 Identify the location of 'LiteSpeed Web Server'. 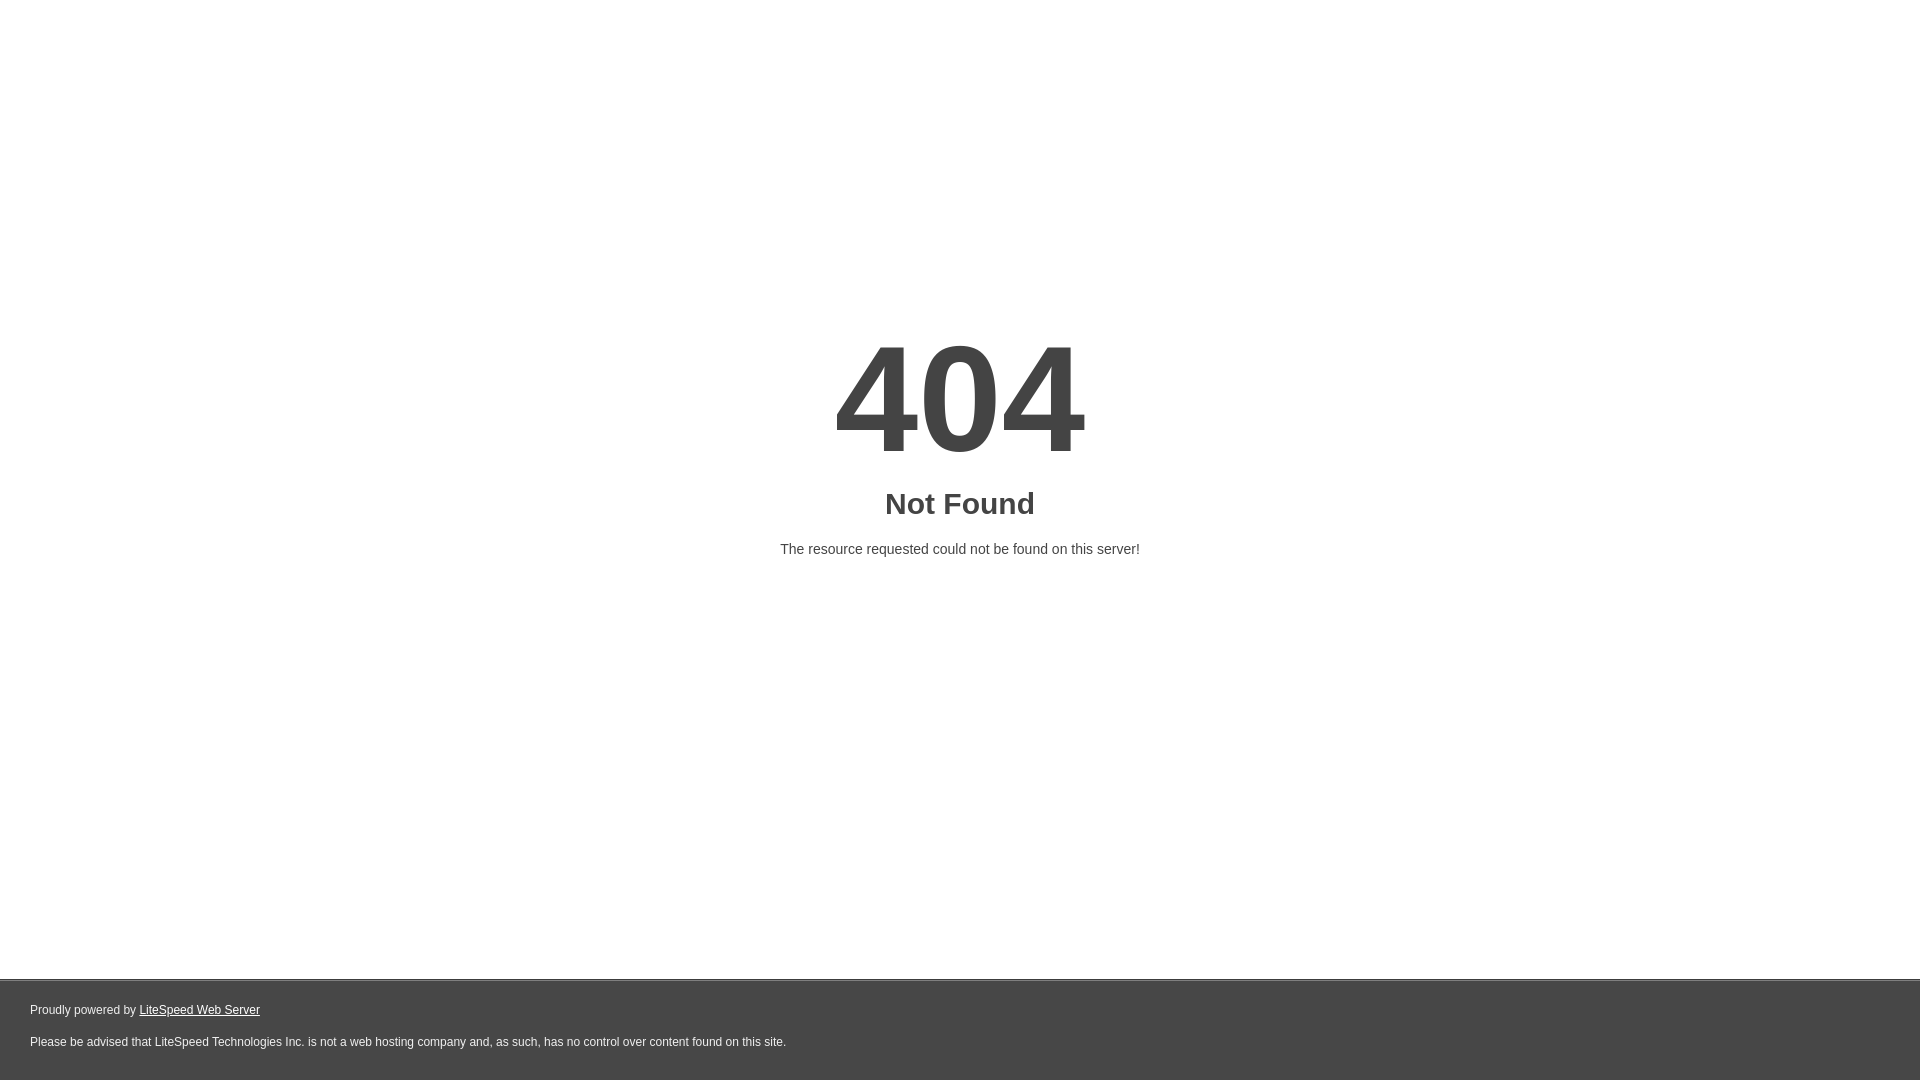
(199, 1010).